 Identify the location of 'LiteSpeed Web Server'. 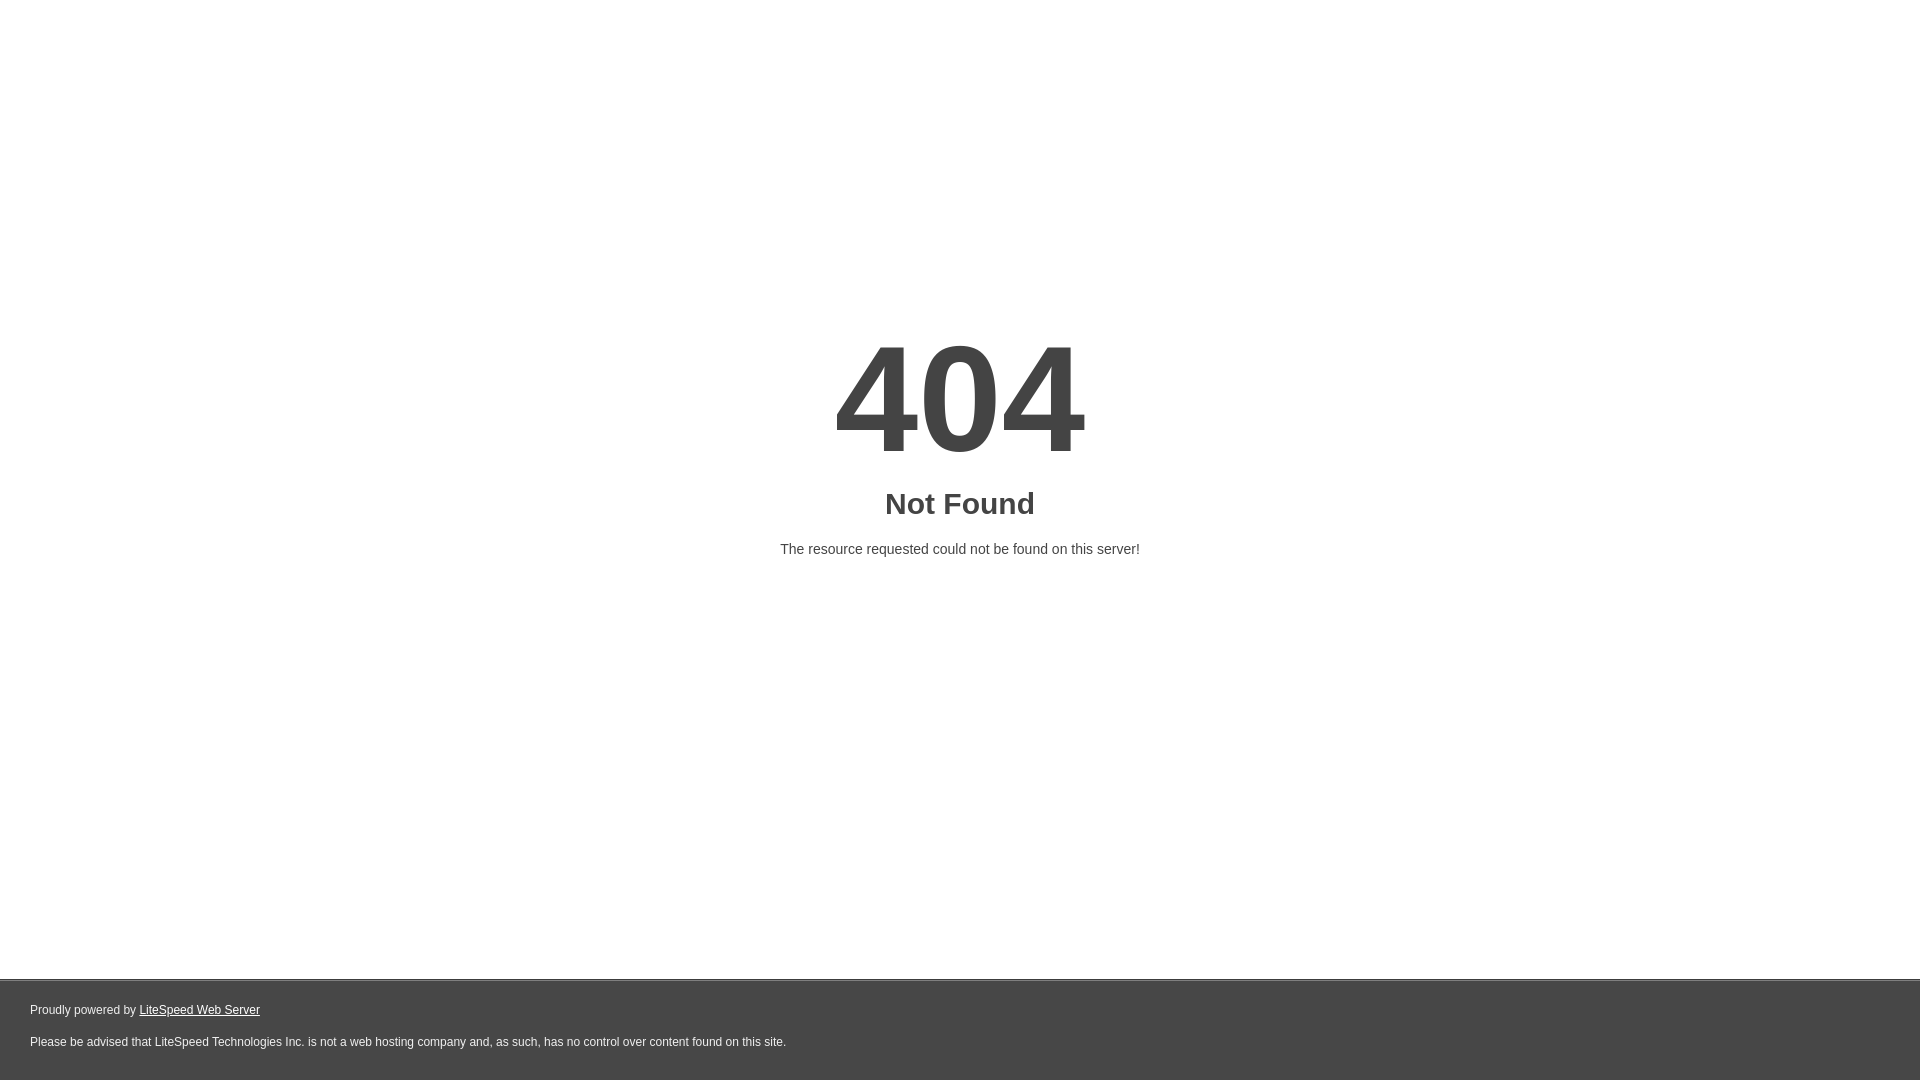
(199, 1010).